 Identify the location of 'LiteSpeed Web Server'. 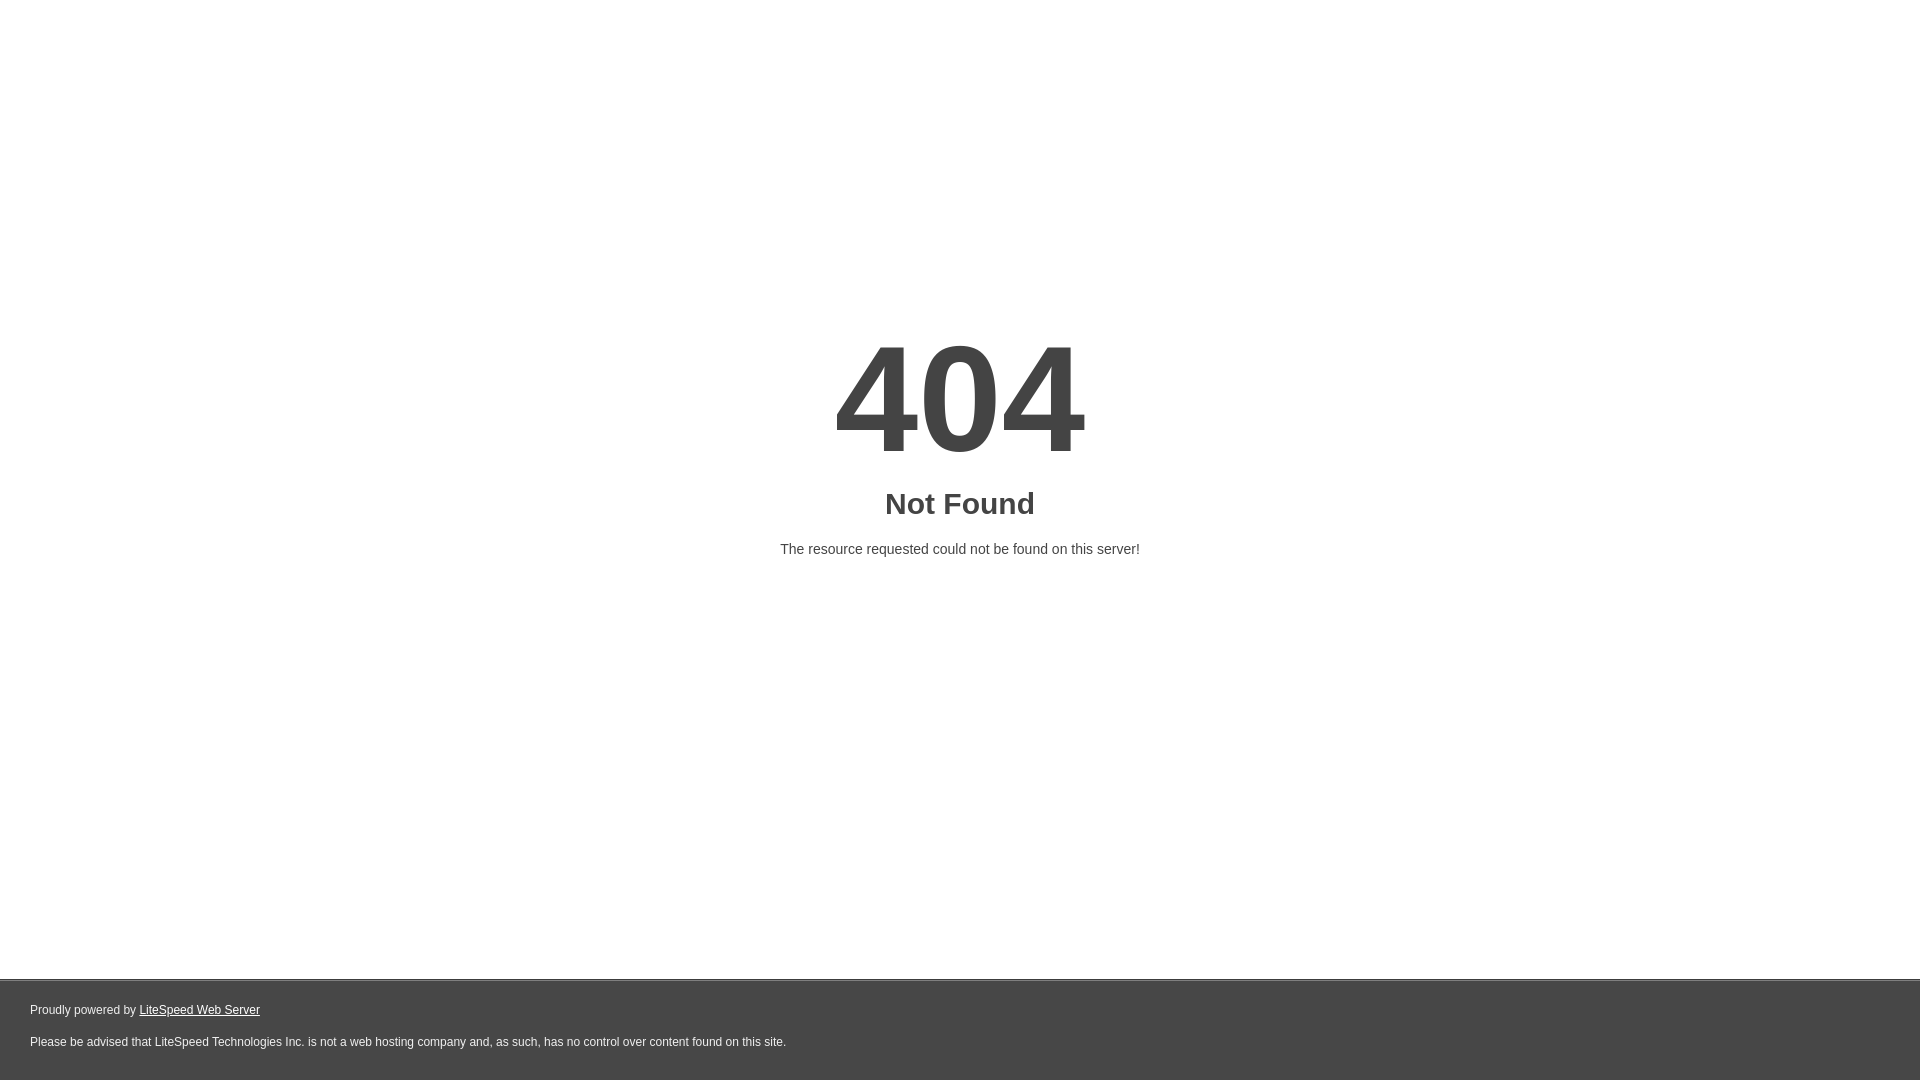
(199, 1010).